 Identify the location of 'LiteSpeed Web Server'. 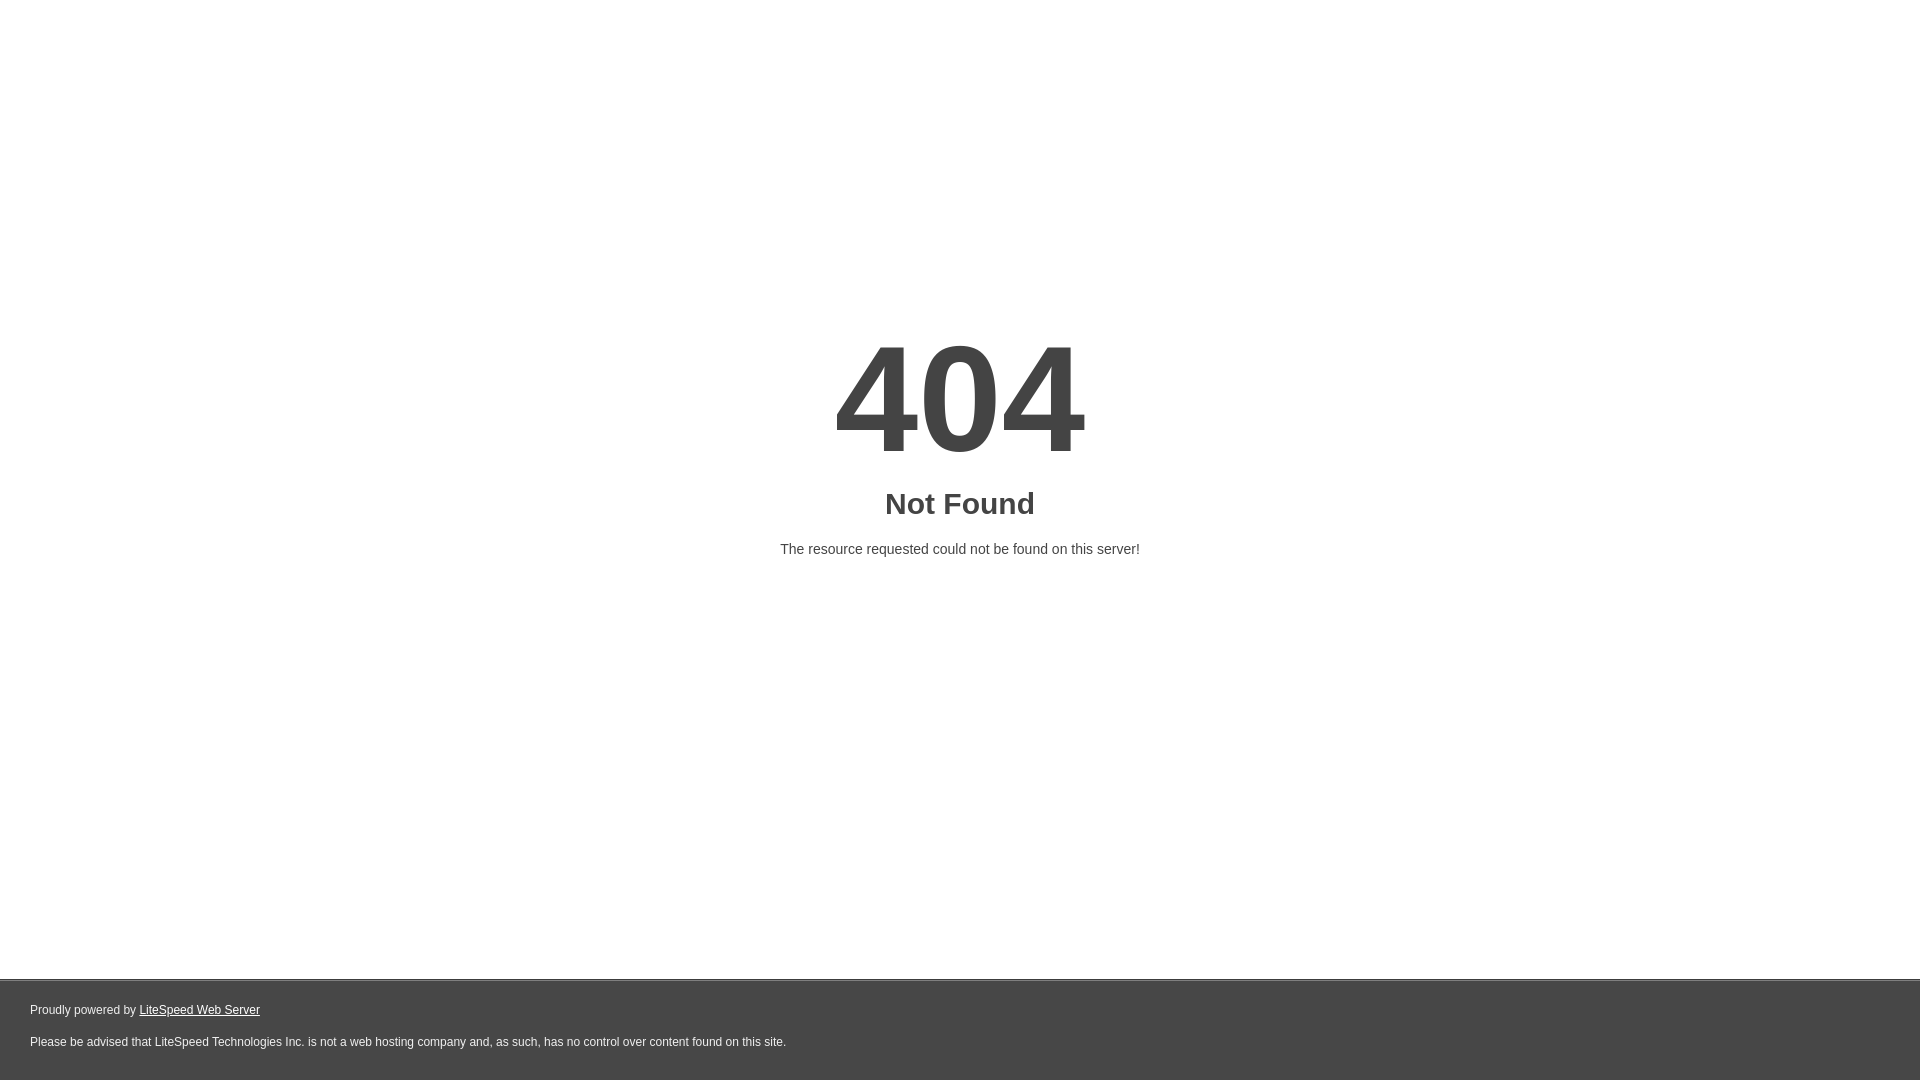
(199, 1010).